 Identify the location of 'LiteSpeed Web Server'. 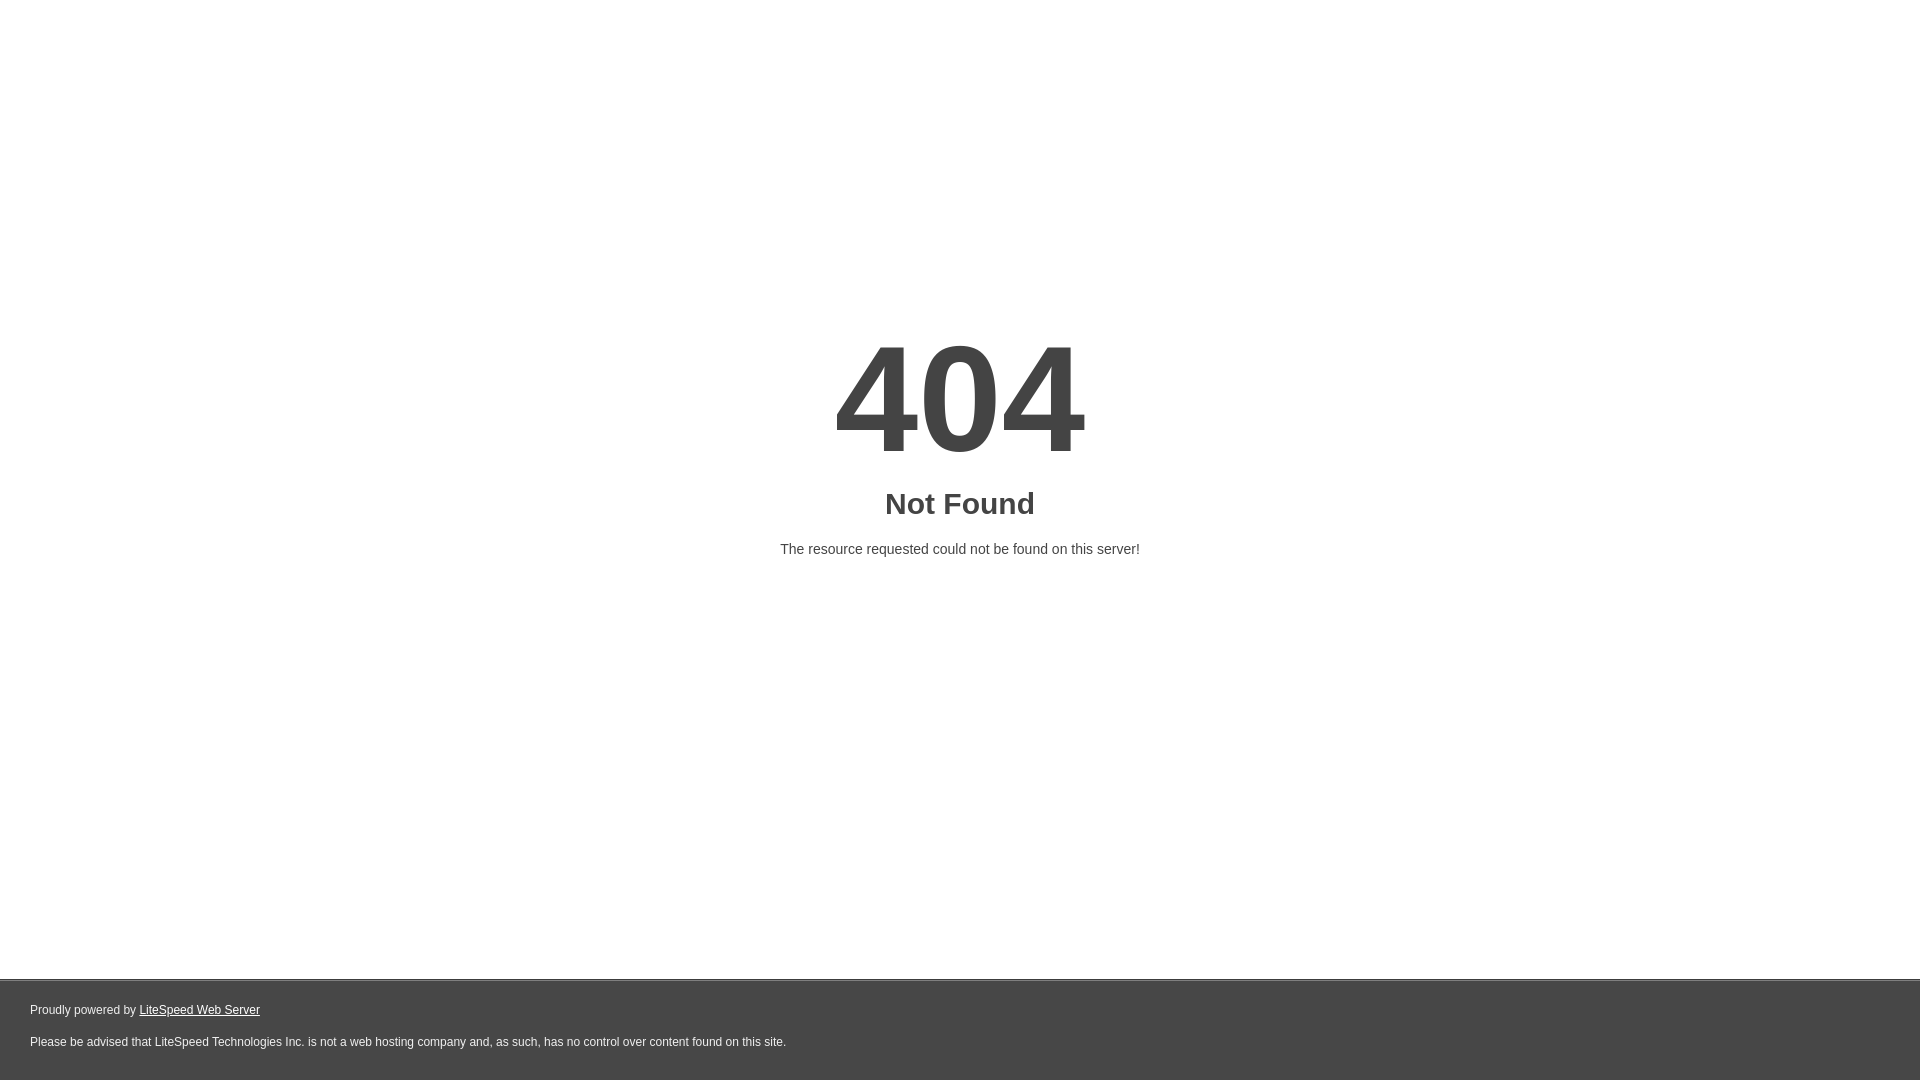
(199, 1010).